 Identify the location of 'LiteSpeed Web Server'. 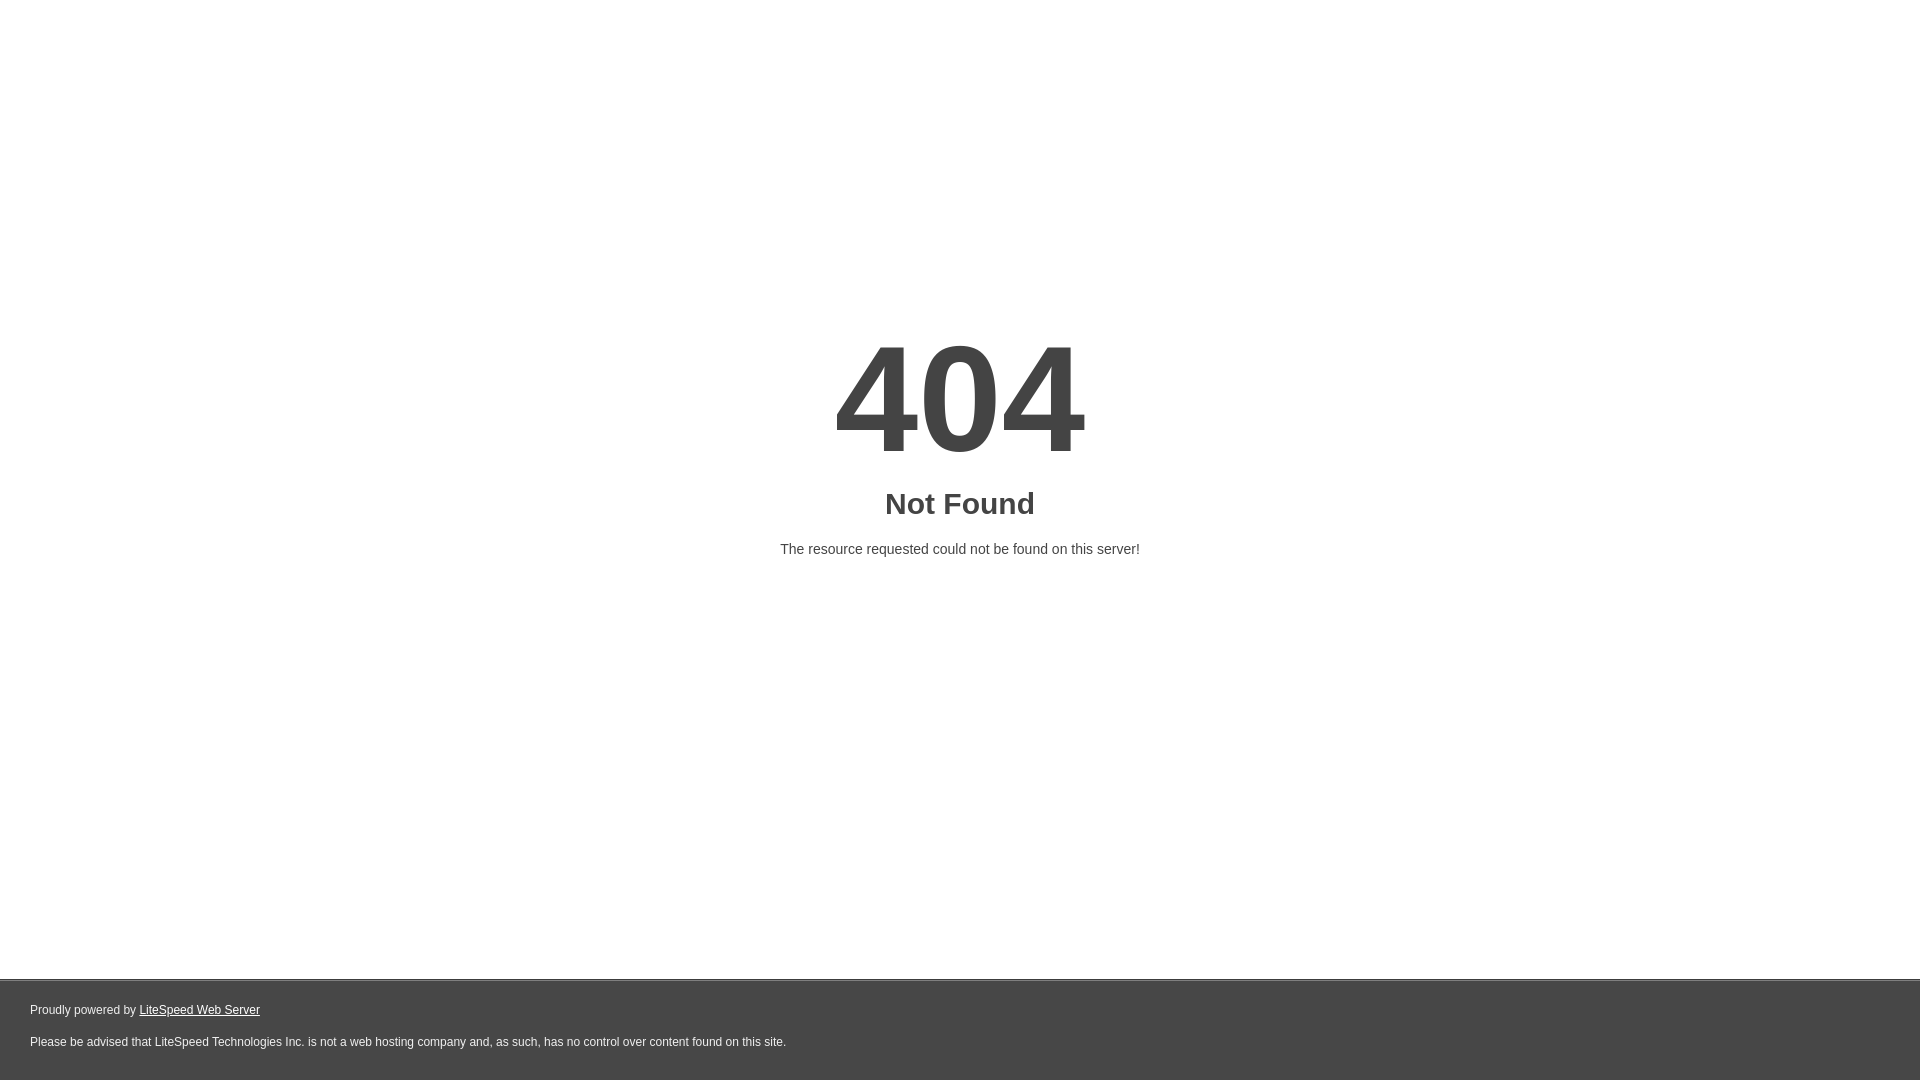
(199, 1010).